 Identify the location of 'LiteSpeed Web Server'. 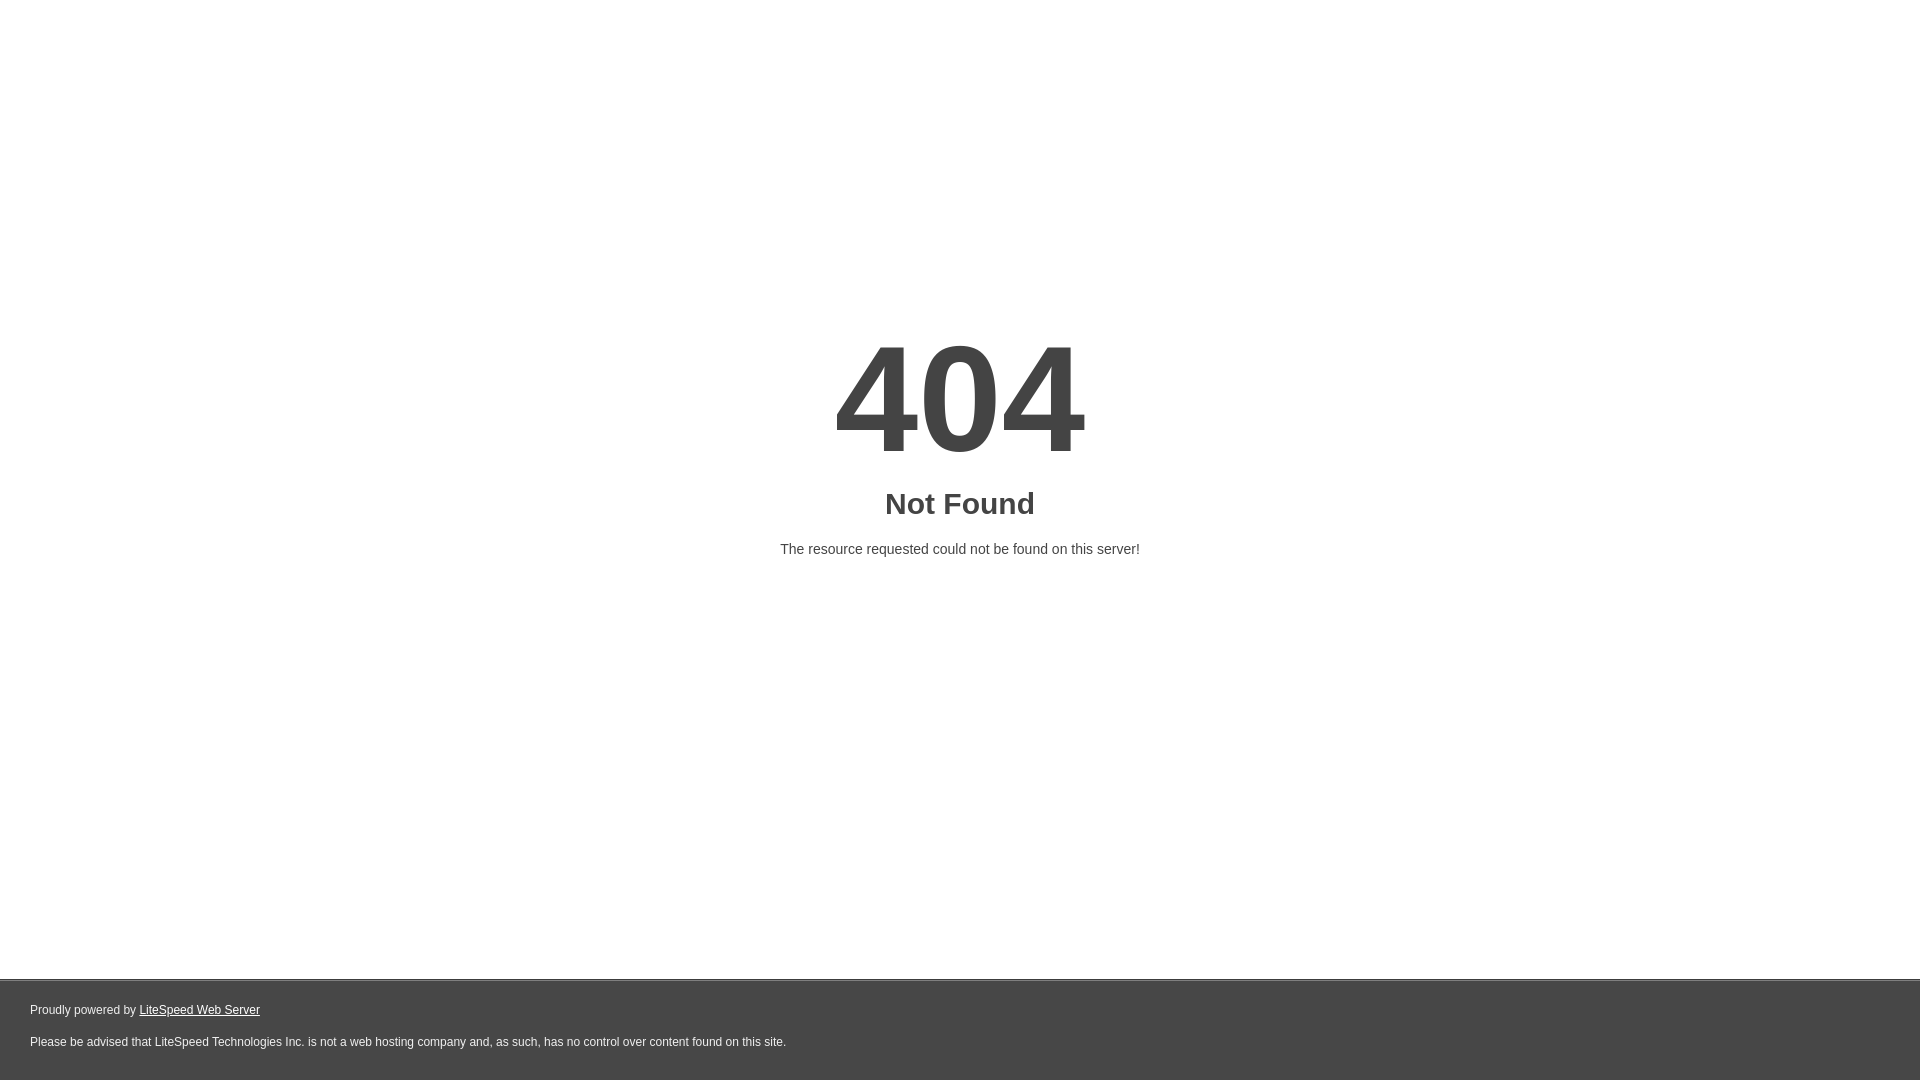
(199, 1010).